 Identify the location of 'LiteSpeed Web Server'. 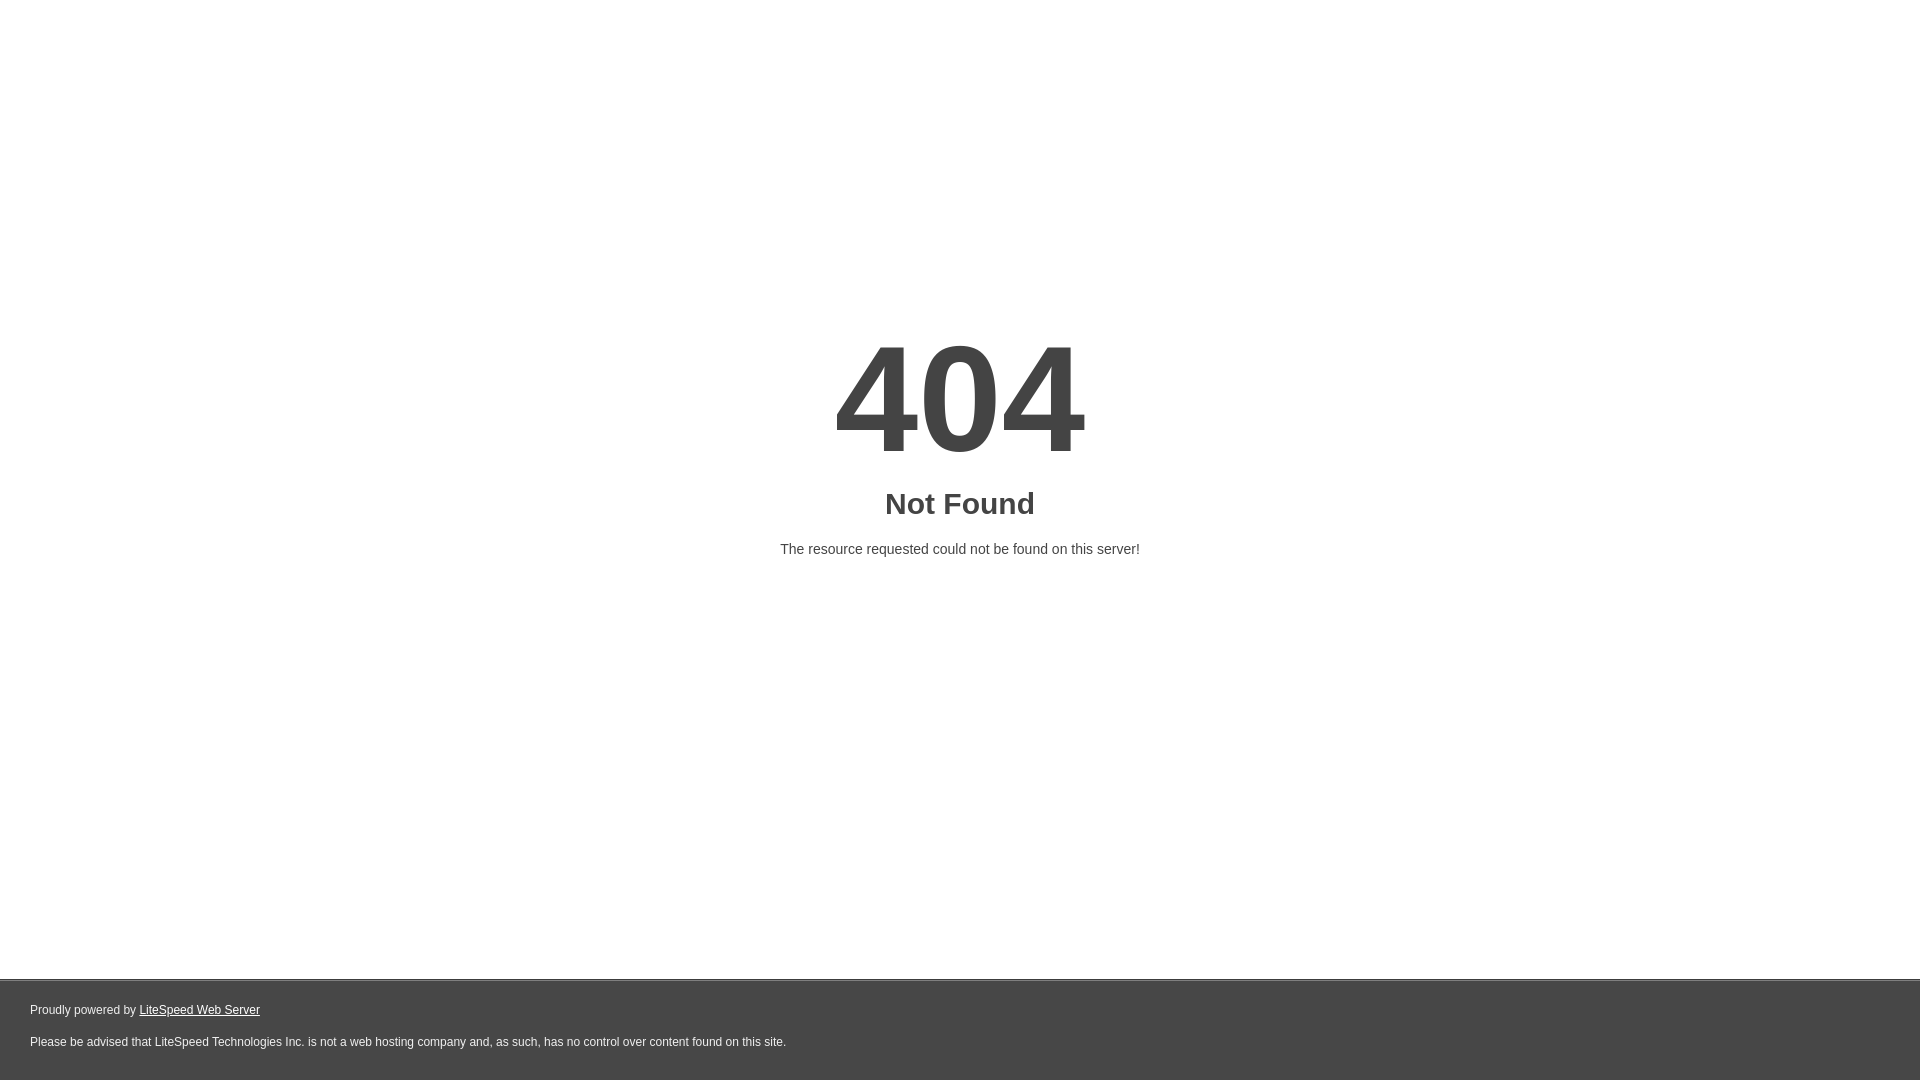
(199, 1010).